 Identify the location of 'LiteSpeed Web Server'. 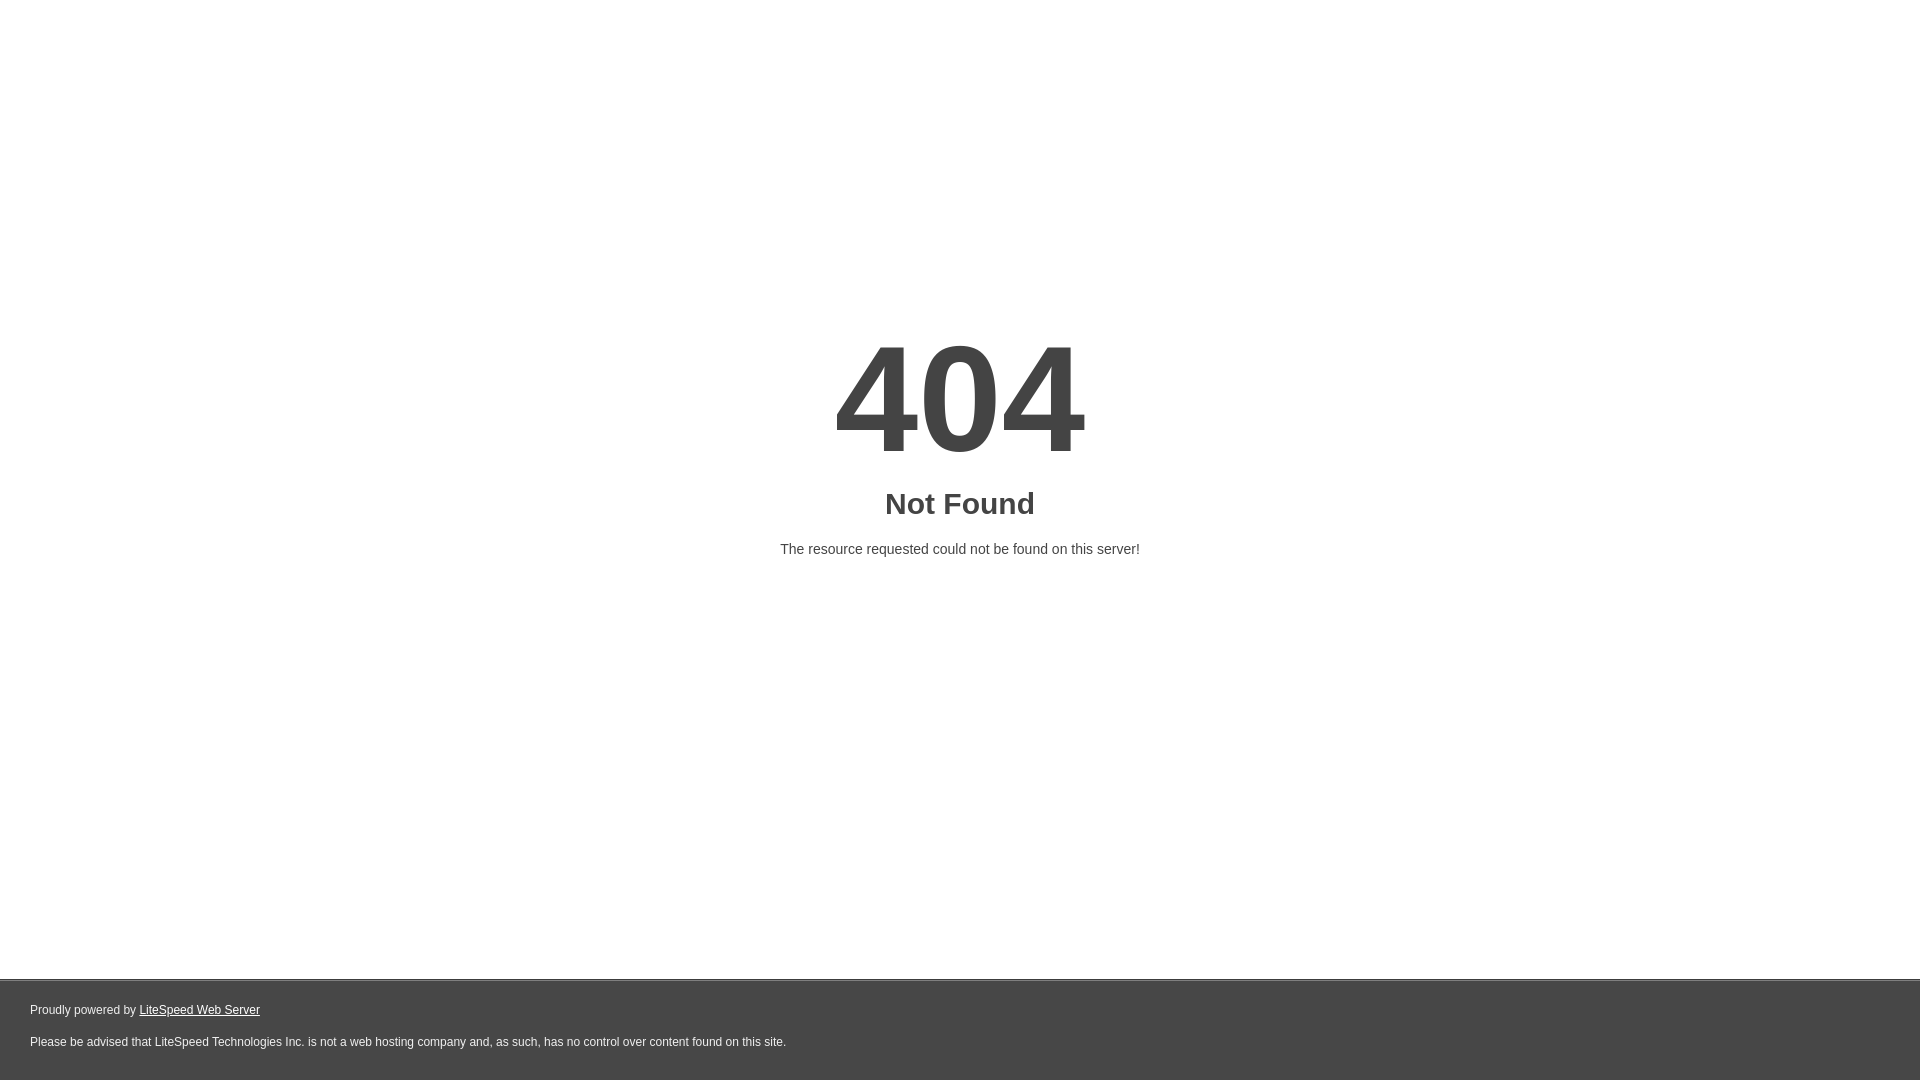
(199, 1010).